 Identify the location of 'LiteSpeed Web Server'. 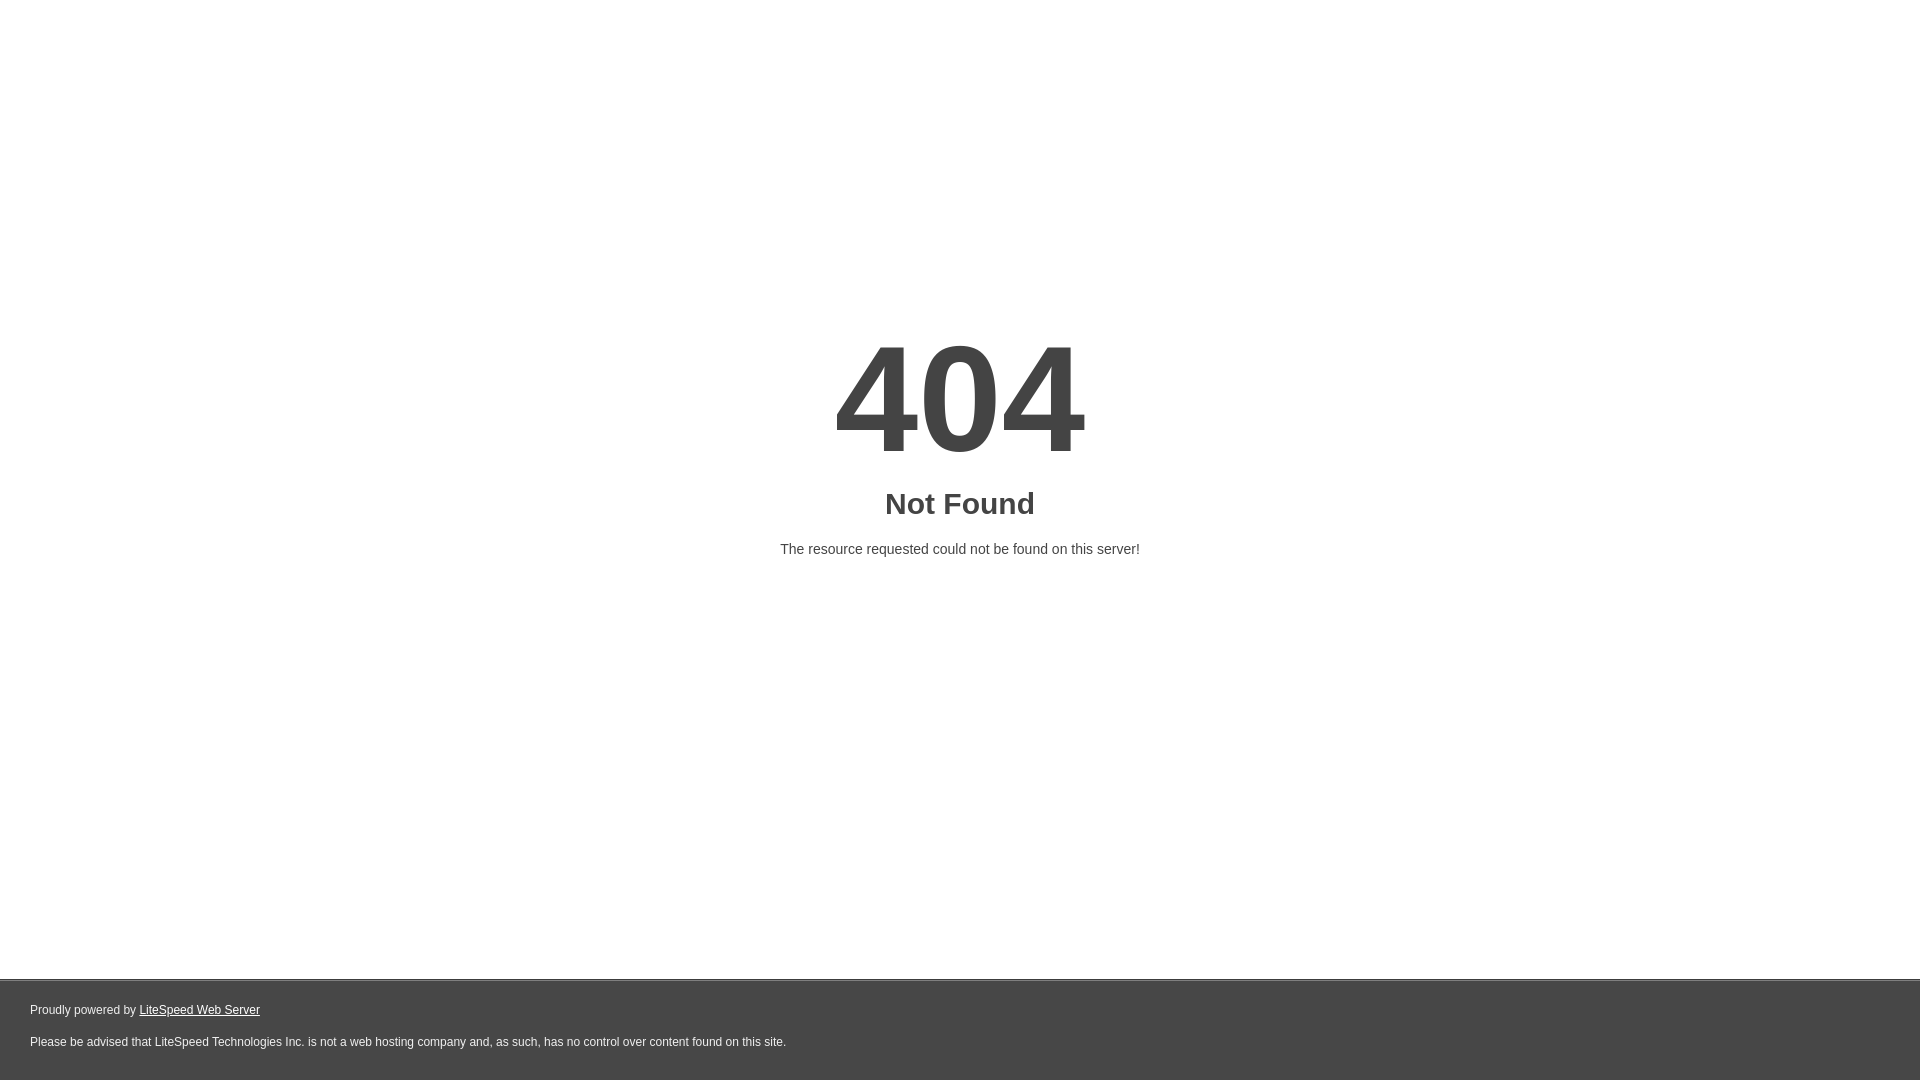
(199, 1010).